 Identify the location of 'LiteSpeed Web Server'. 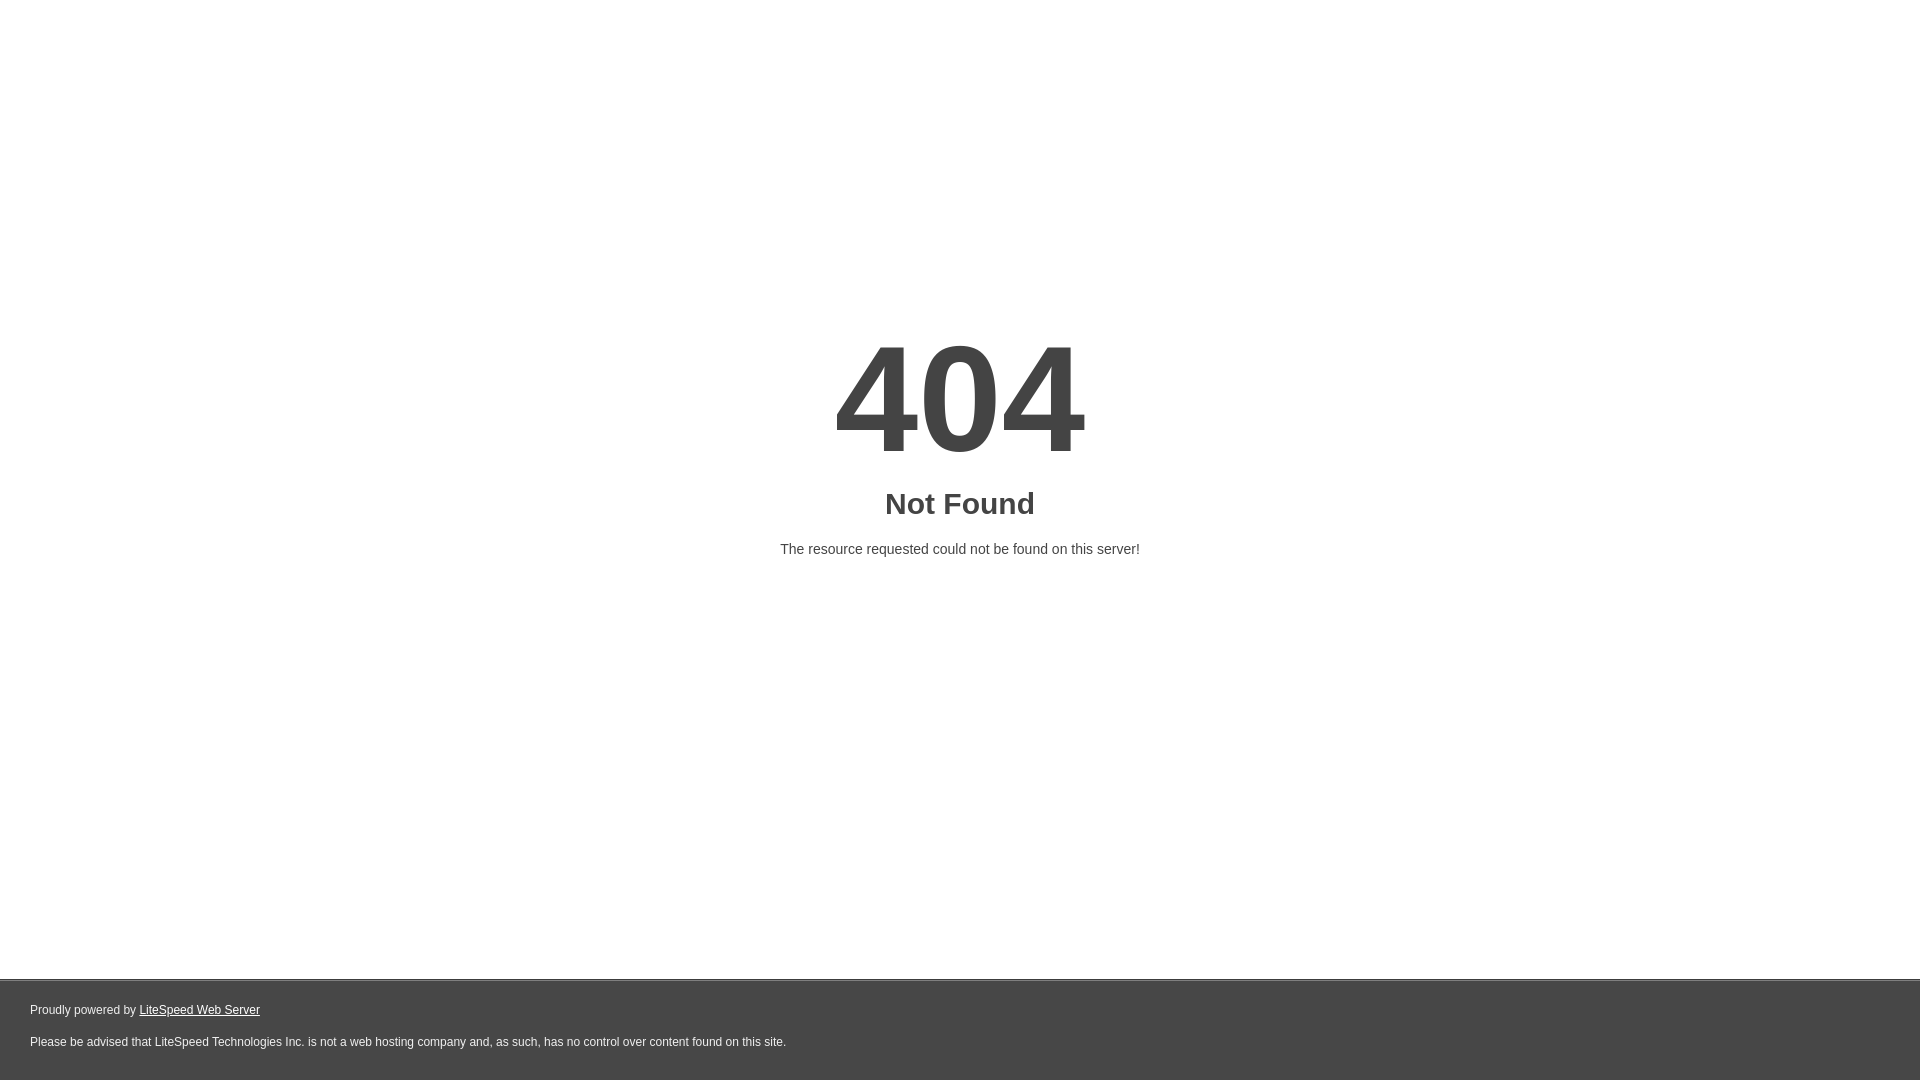
(199, 1010).